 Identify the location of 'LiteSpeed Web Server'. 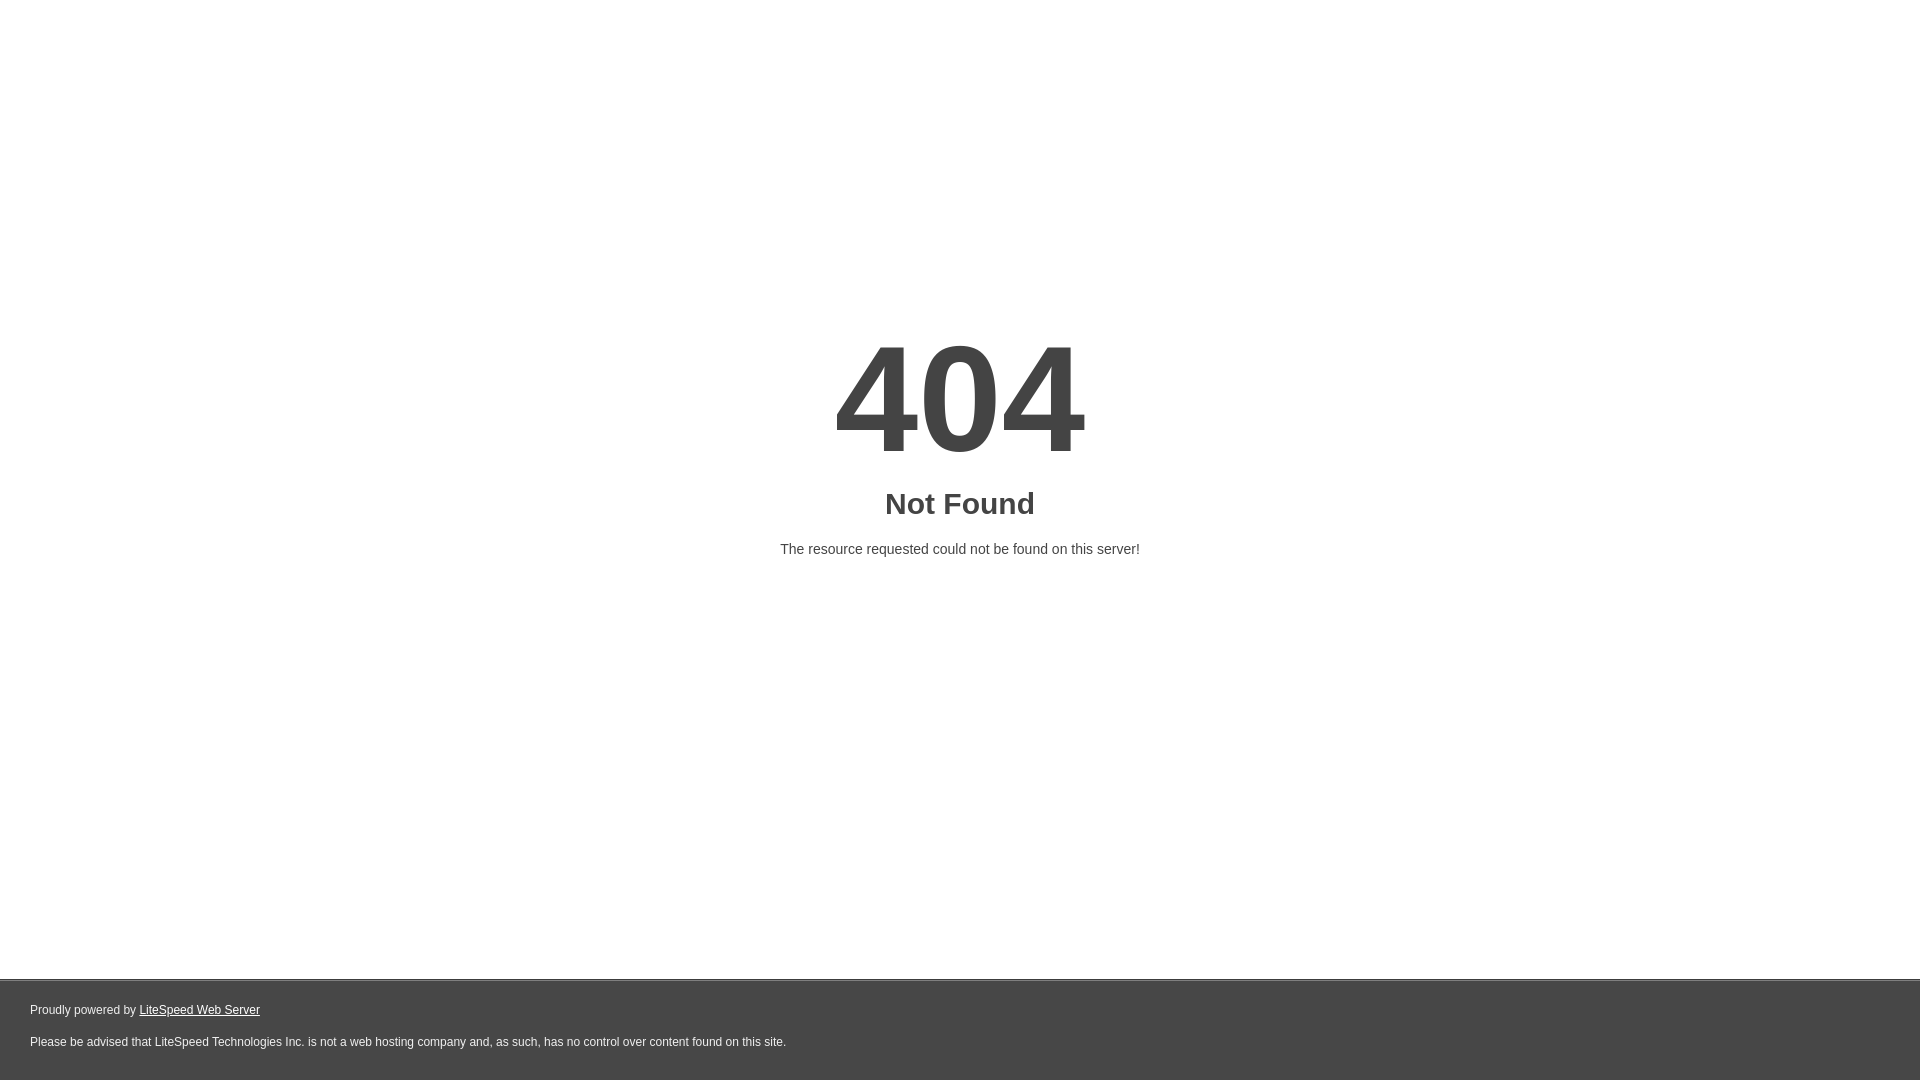
(199, 1010).